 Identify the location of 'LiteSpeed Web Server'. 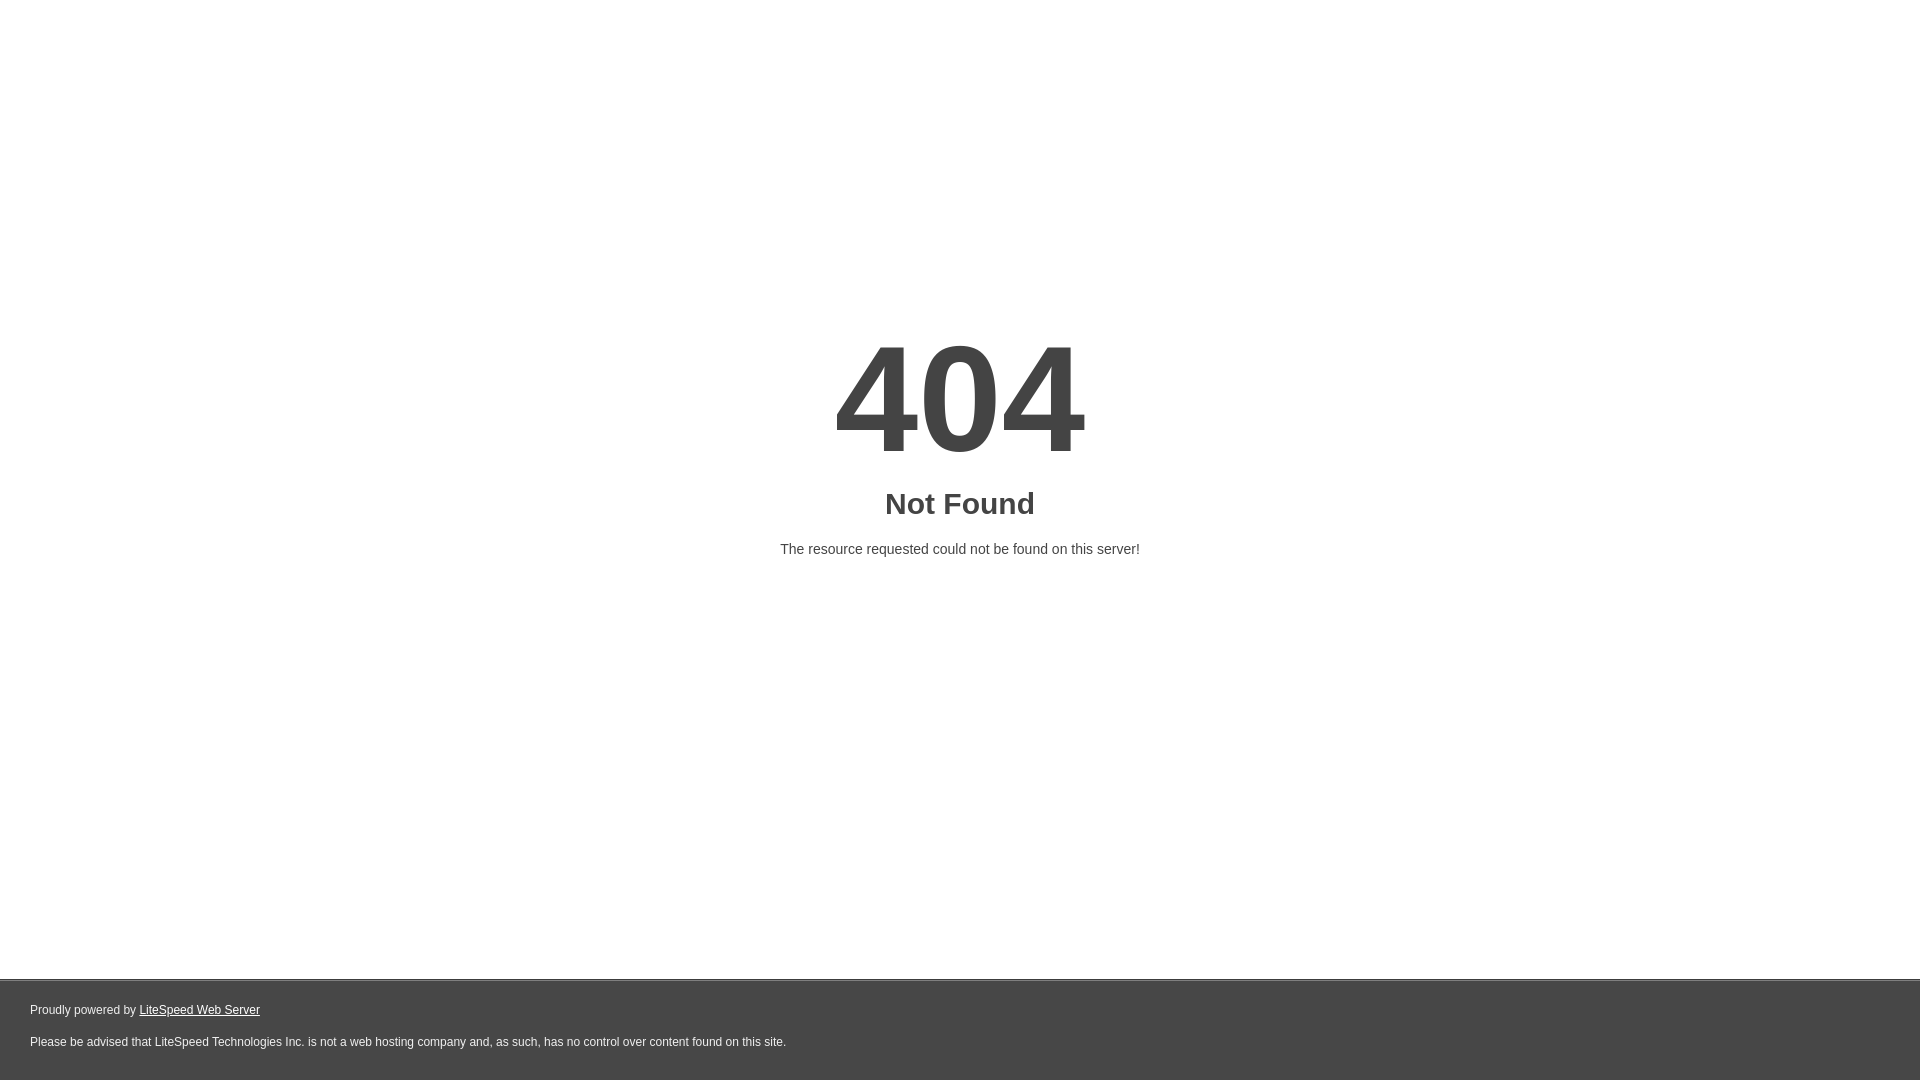
(199, 1010).